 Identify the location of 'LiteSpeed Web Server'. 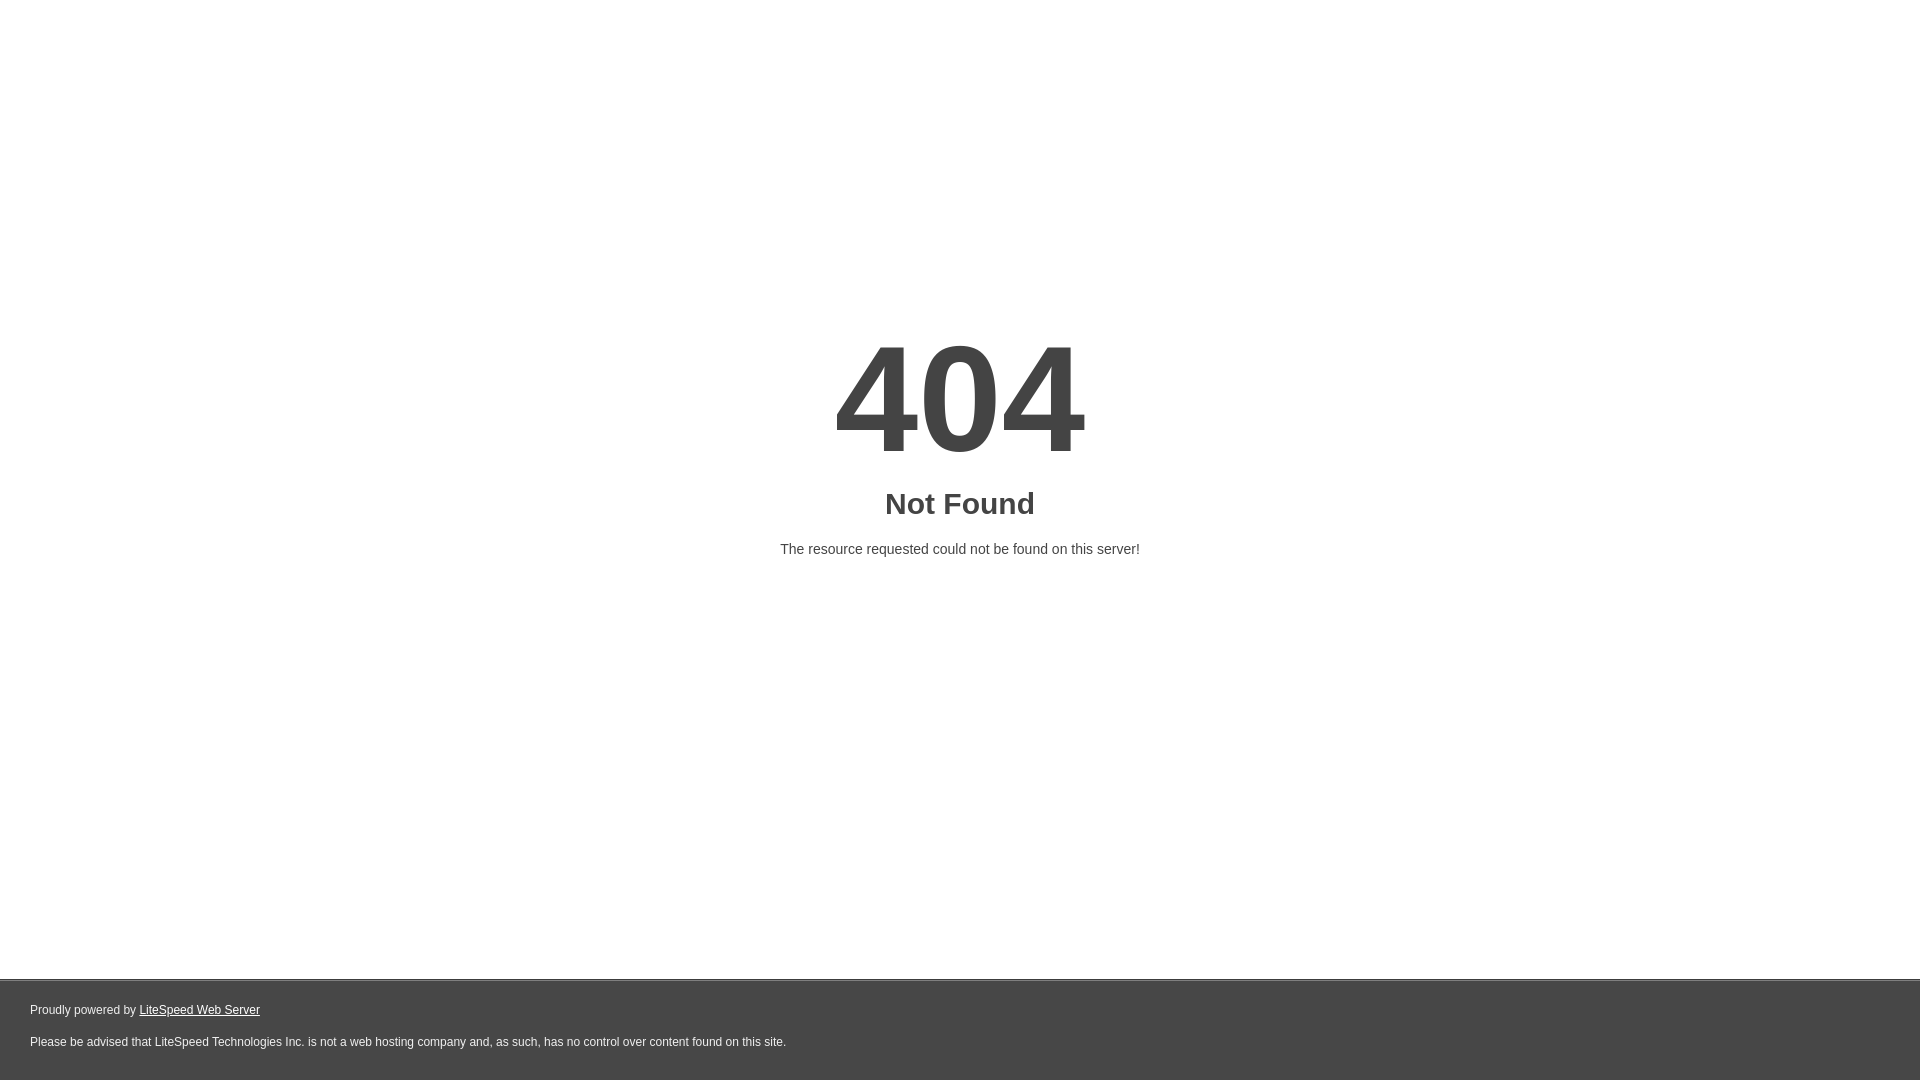
(199, 1010).